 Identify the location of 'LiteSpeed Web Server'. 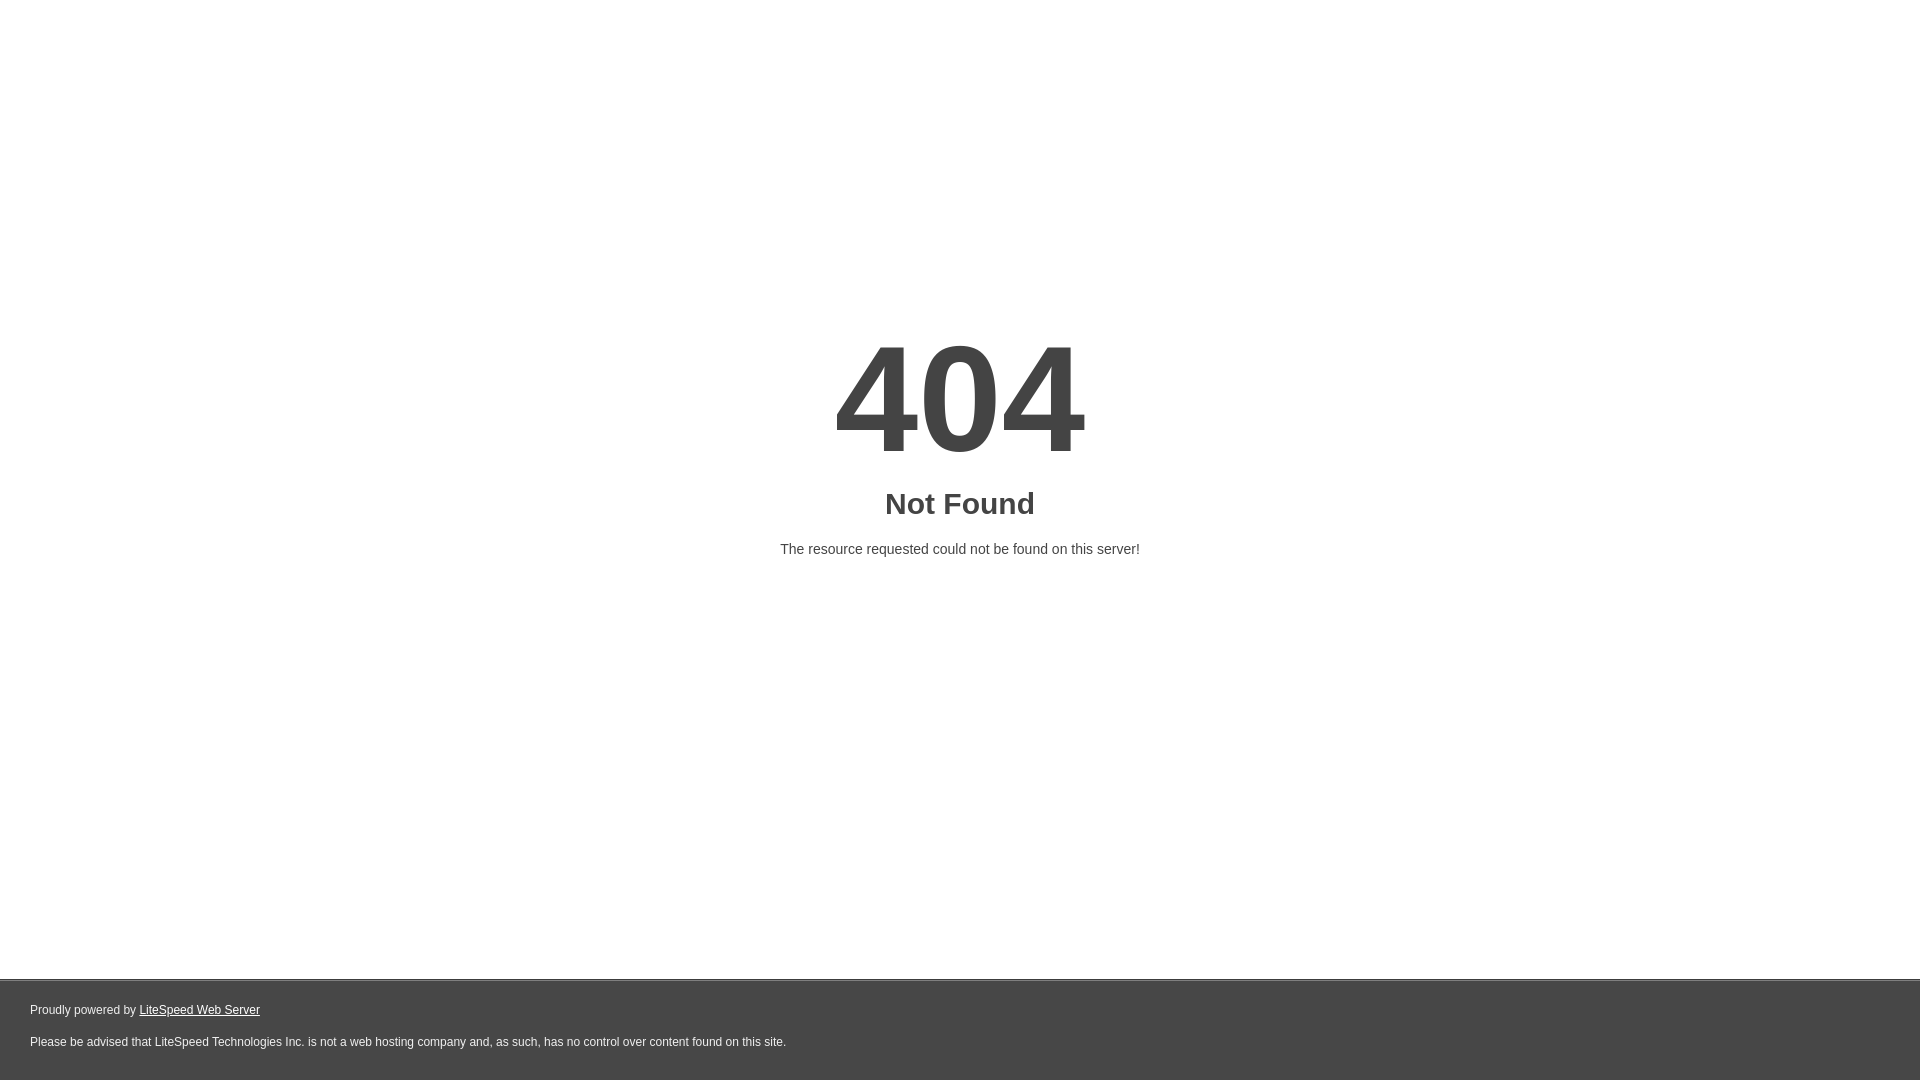
(199, 1010).